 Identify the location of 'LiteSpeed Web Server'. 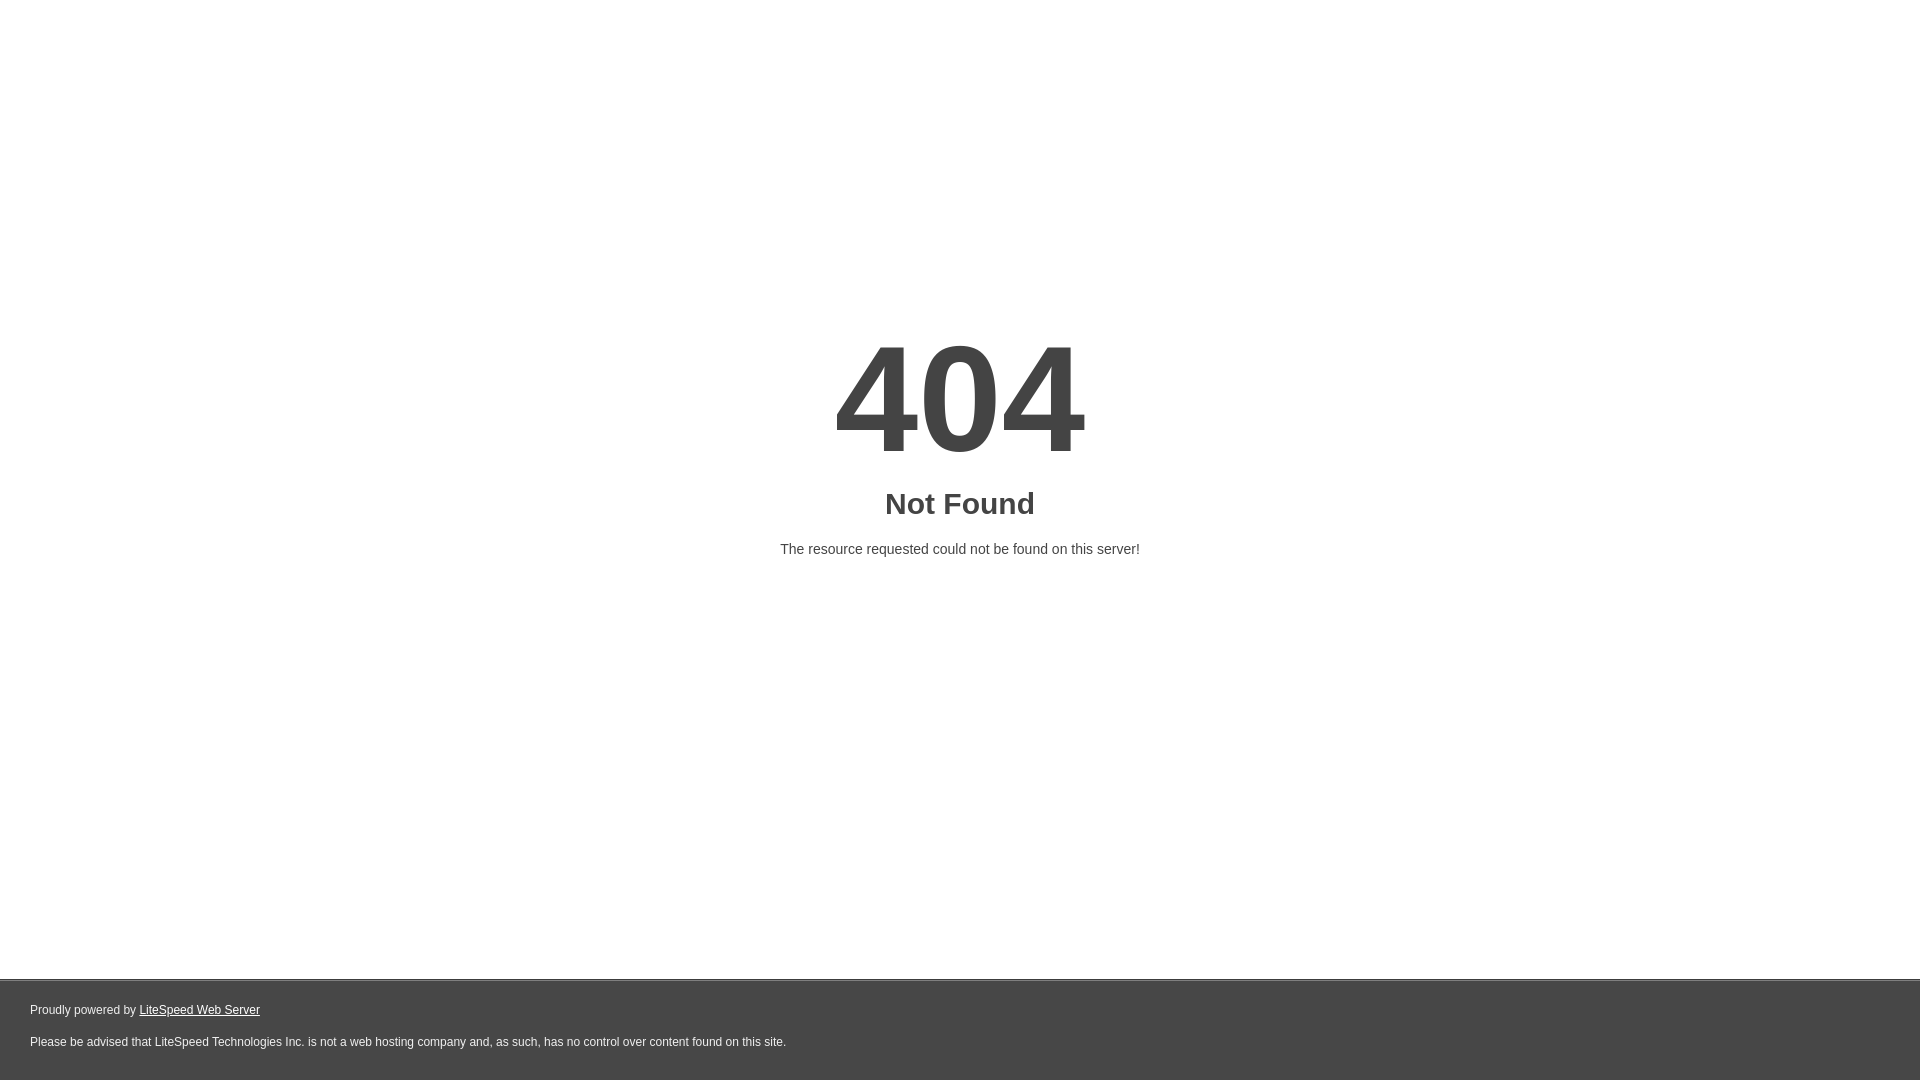
(199, 1010).